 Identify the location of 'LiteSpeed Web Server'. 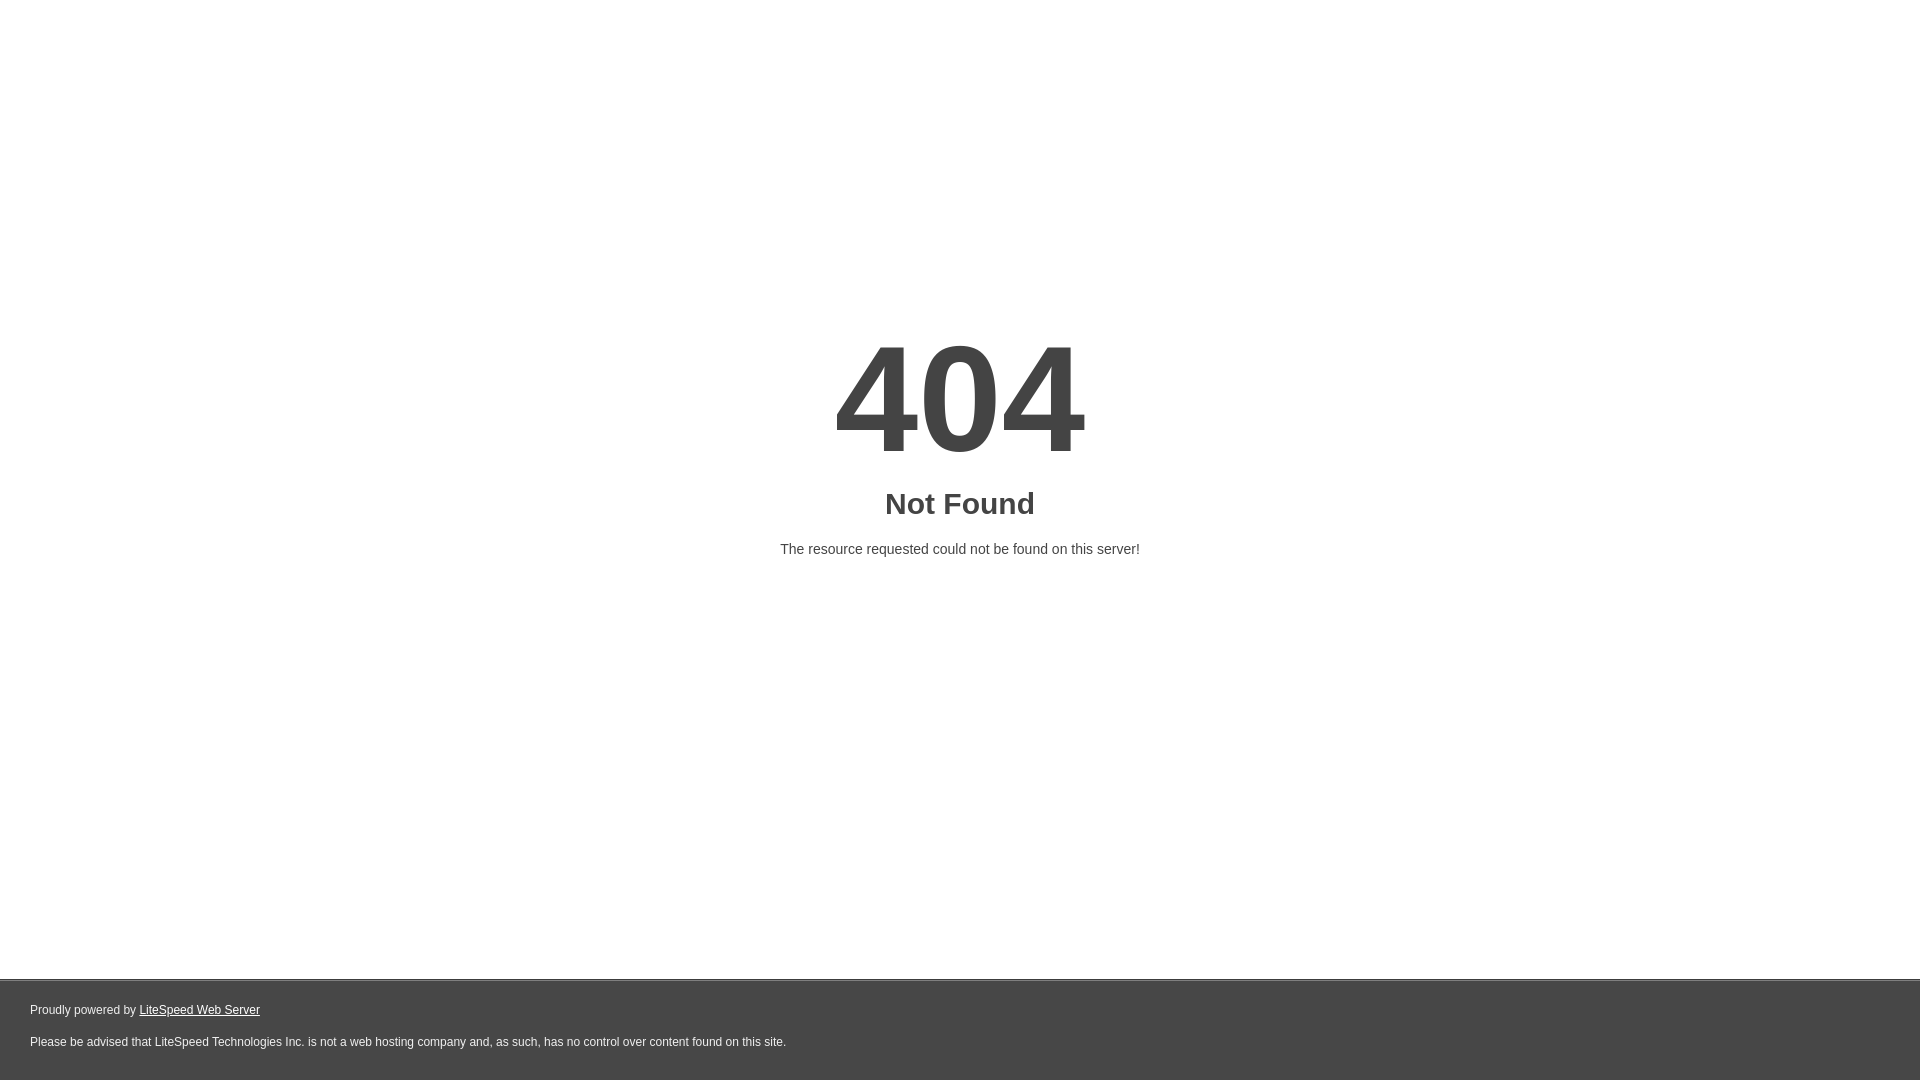
(199, 1010).